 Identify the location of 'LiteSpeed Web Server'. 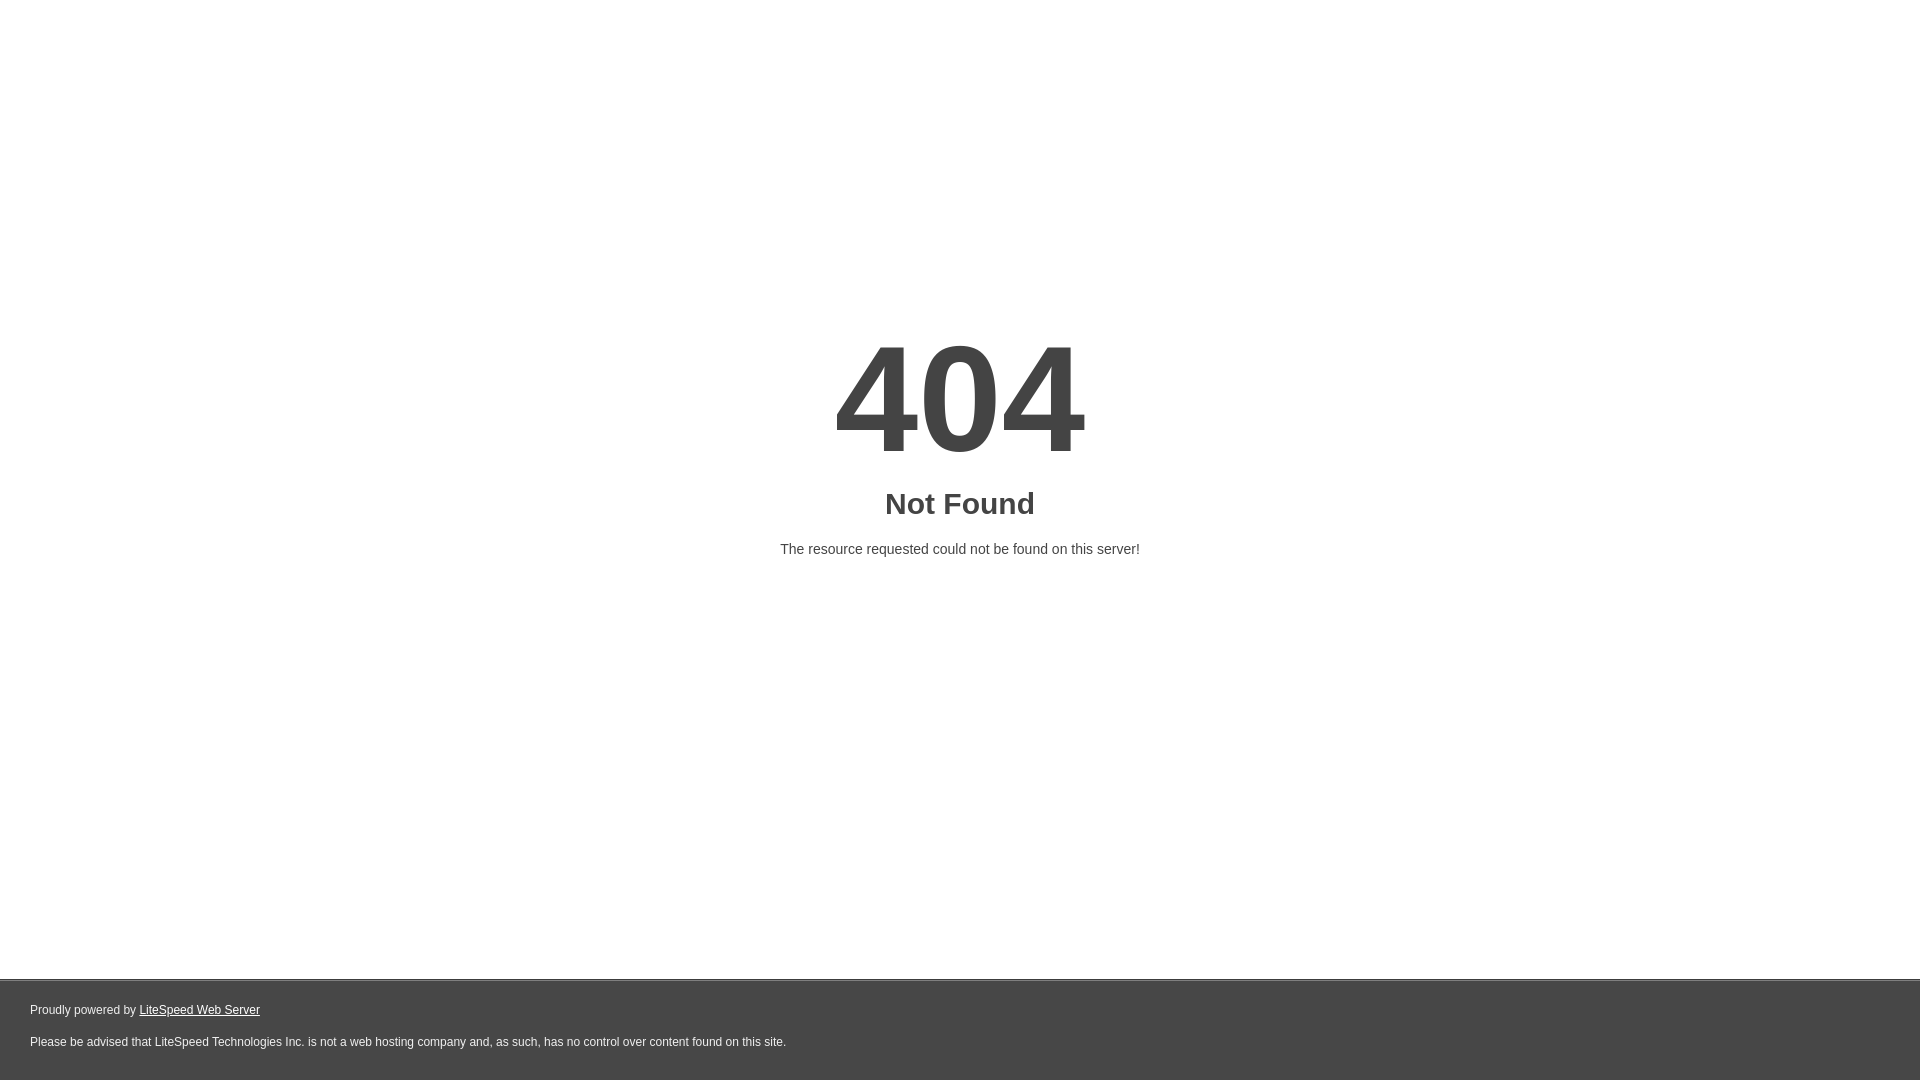
(199, 1010).